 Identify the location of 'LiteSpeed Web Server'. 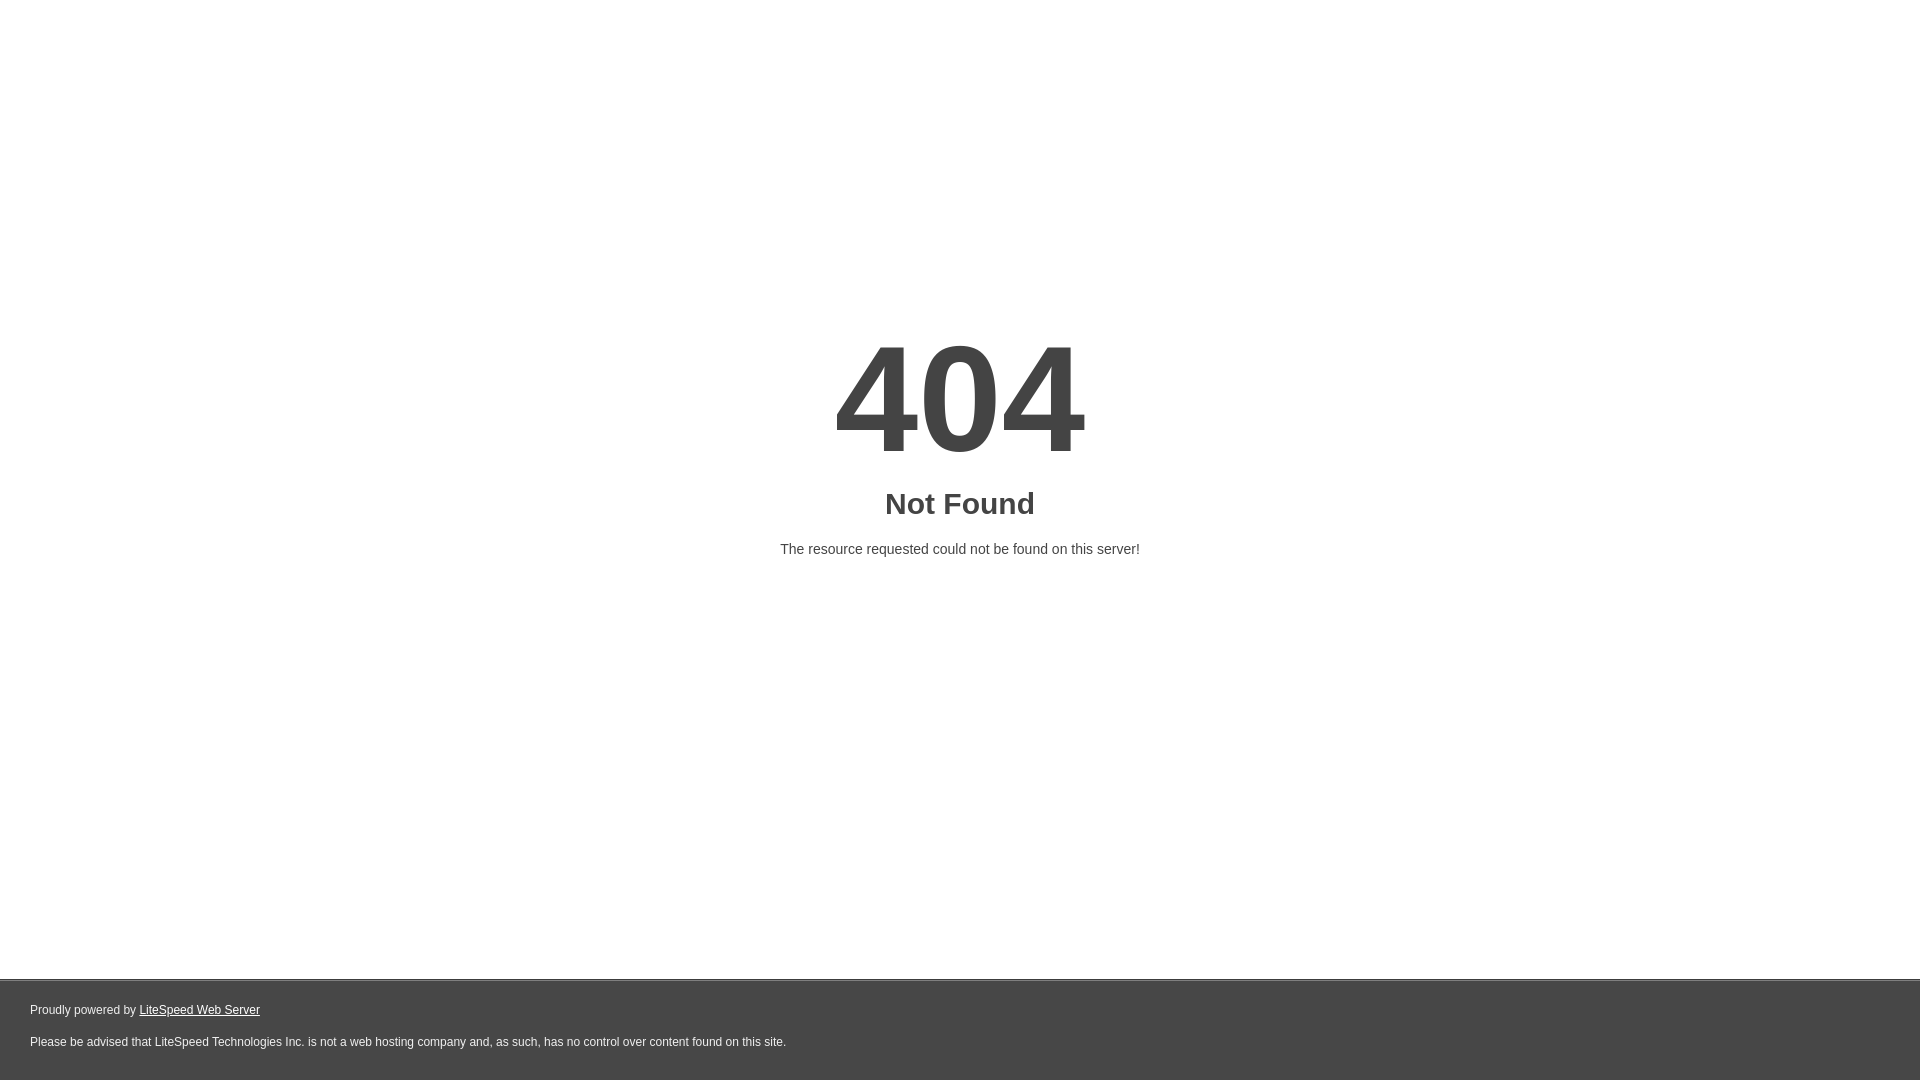
(199, 1010).